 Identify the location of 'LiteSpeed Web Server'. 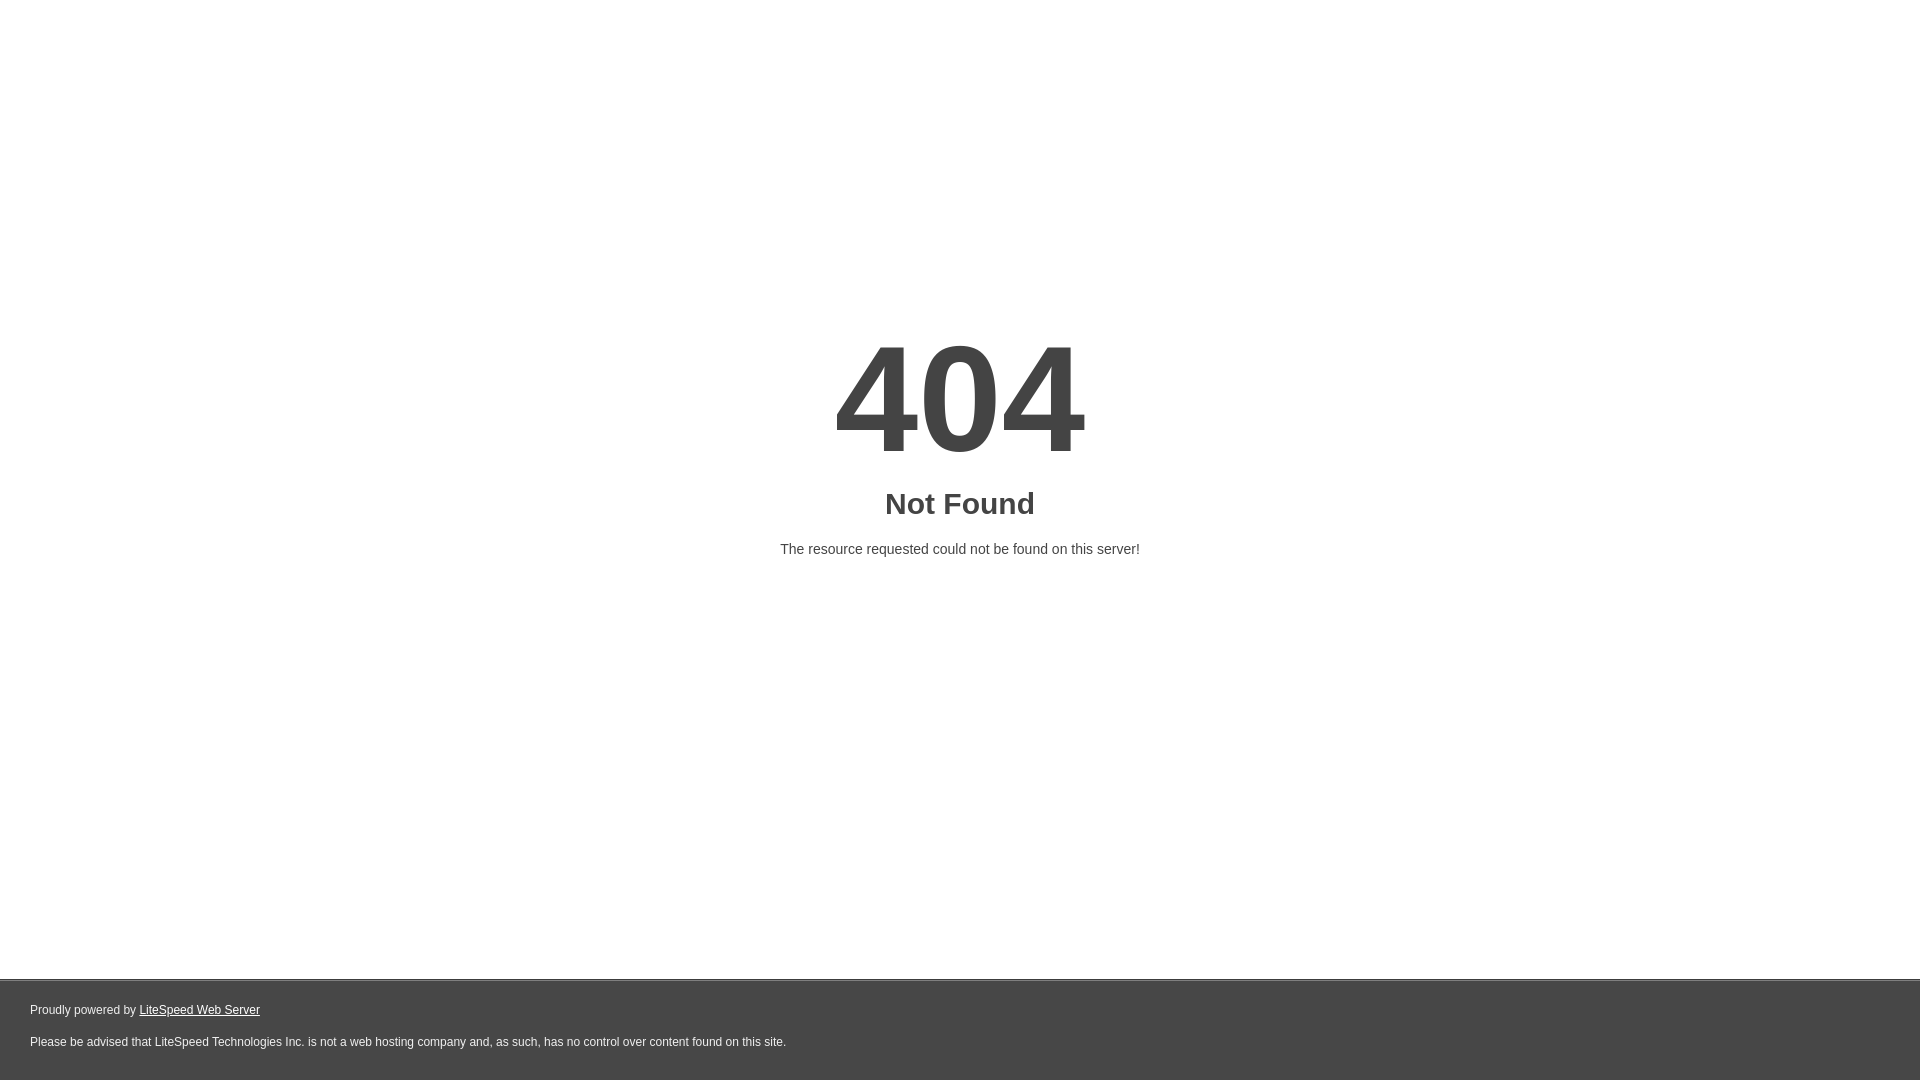
(199, 1010).